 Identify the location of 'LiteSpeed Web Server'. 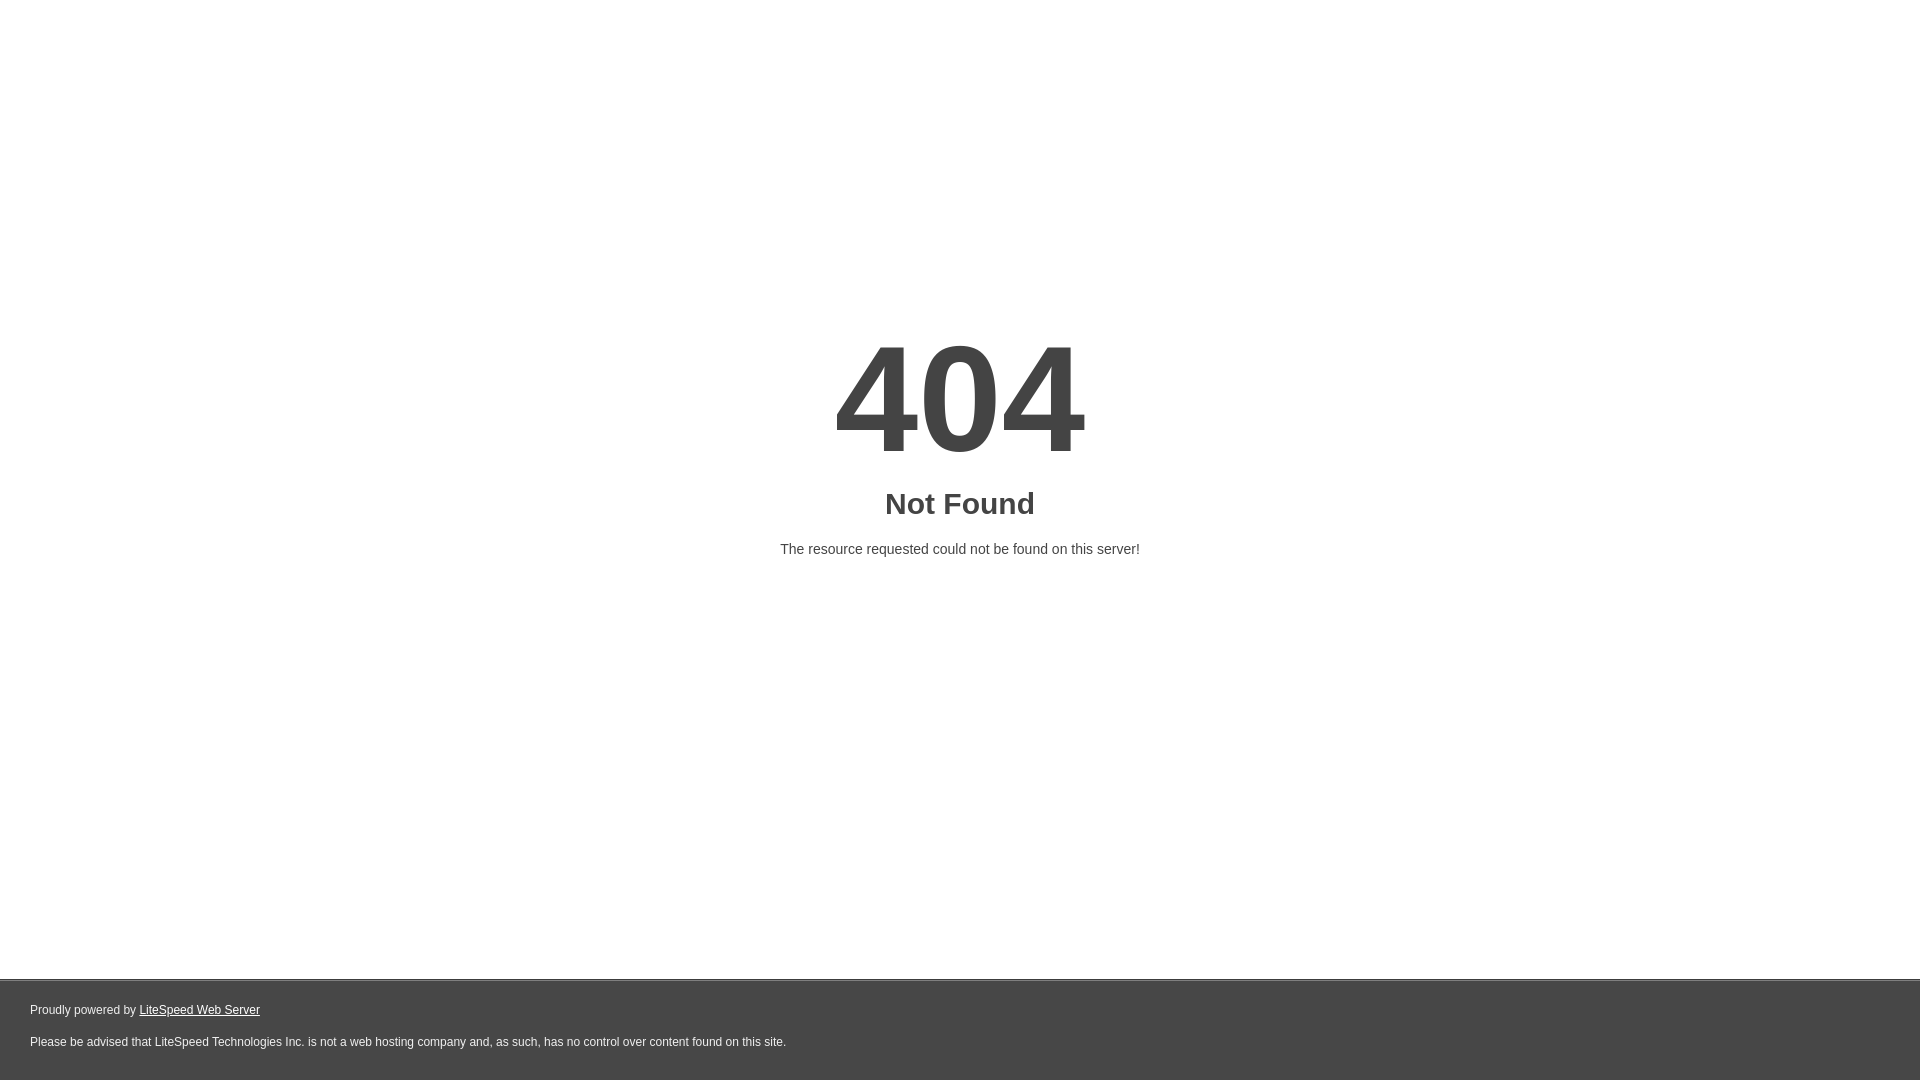
(199, 1010).